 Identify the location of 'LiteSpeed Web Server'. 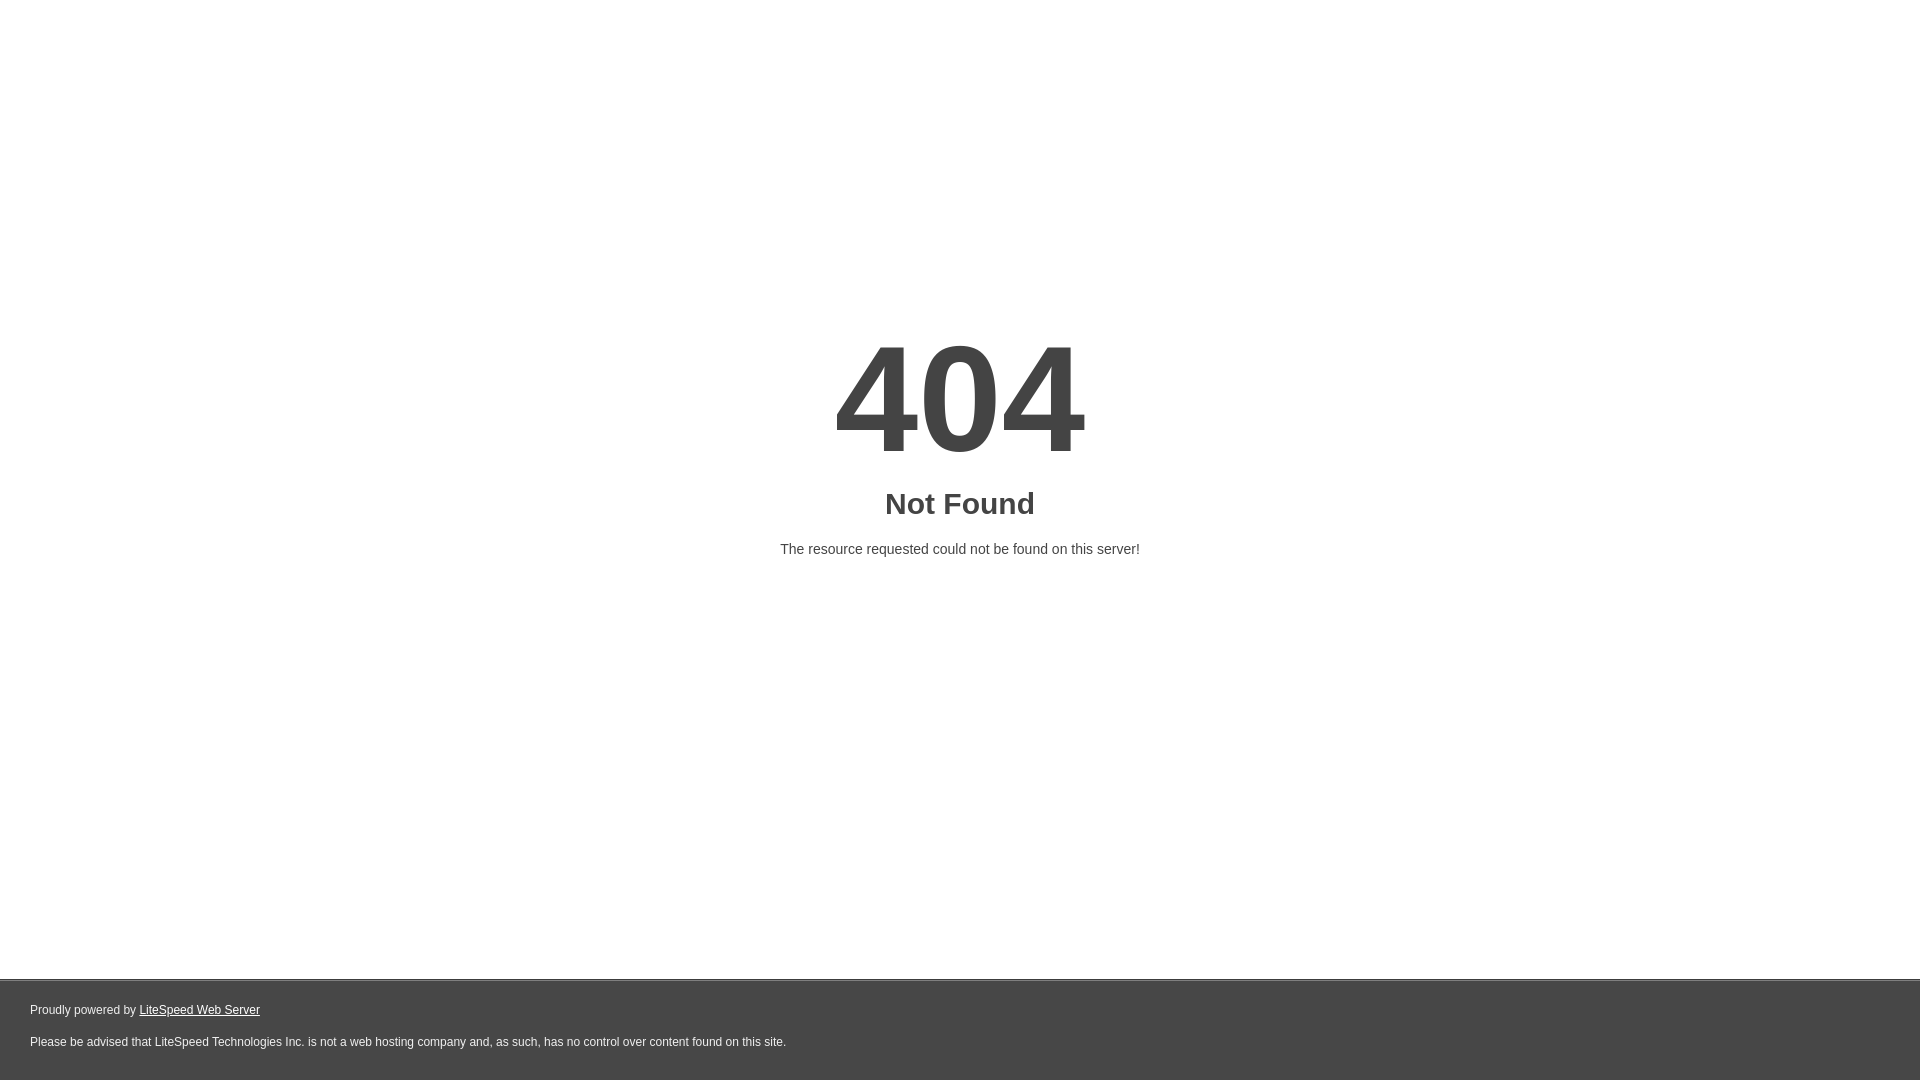
(199, 1010).